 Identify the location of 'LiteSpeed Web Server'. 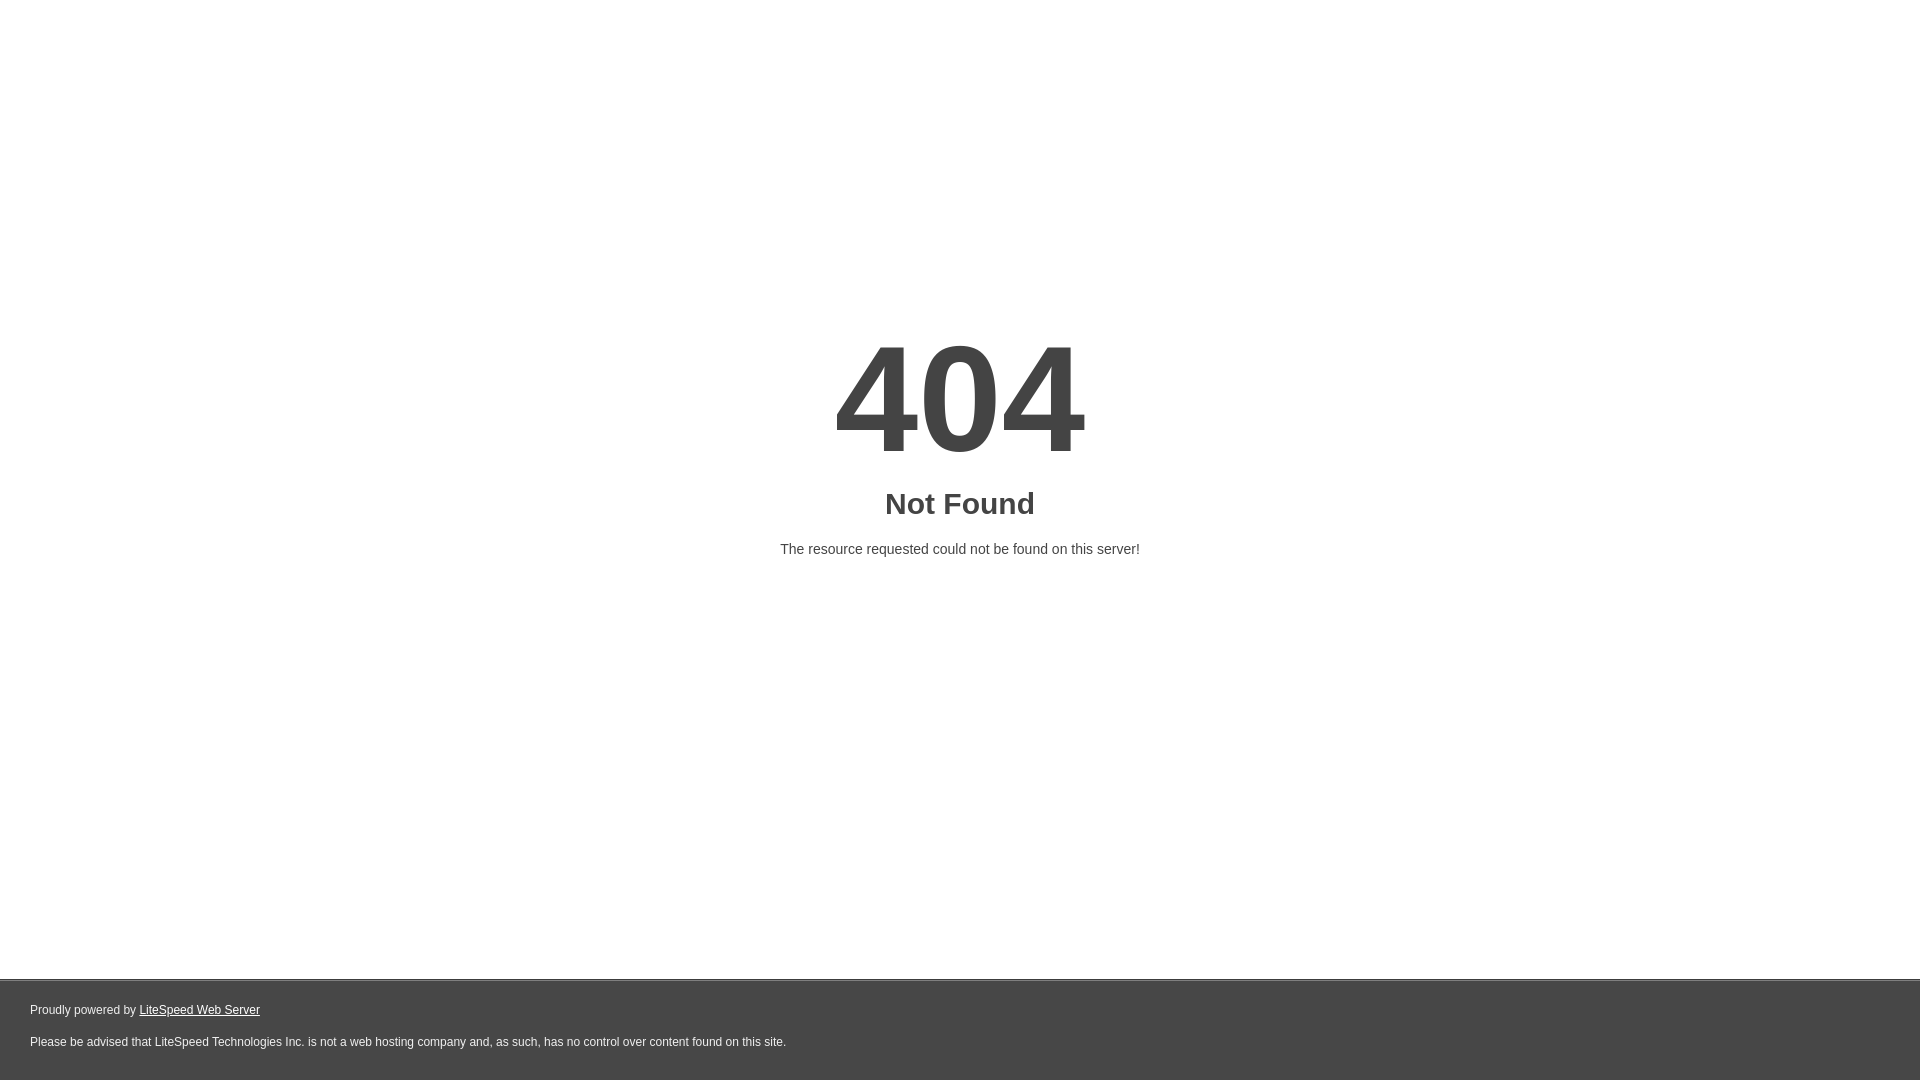
(199, 1010).